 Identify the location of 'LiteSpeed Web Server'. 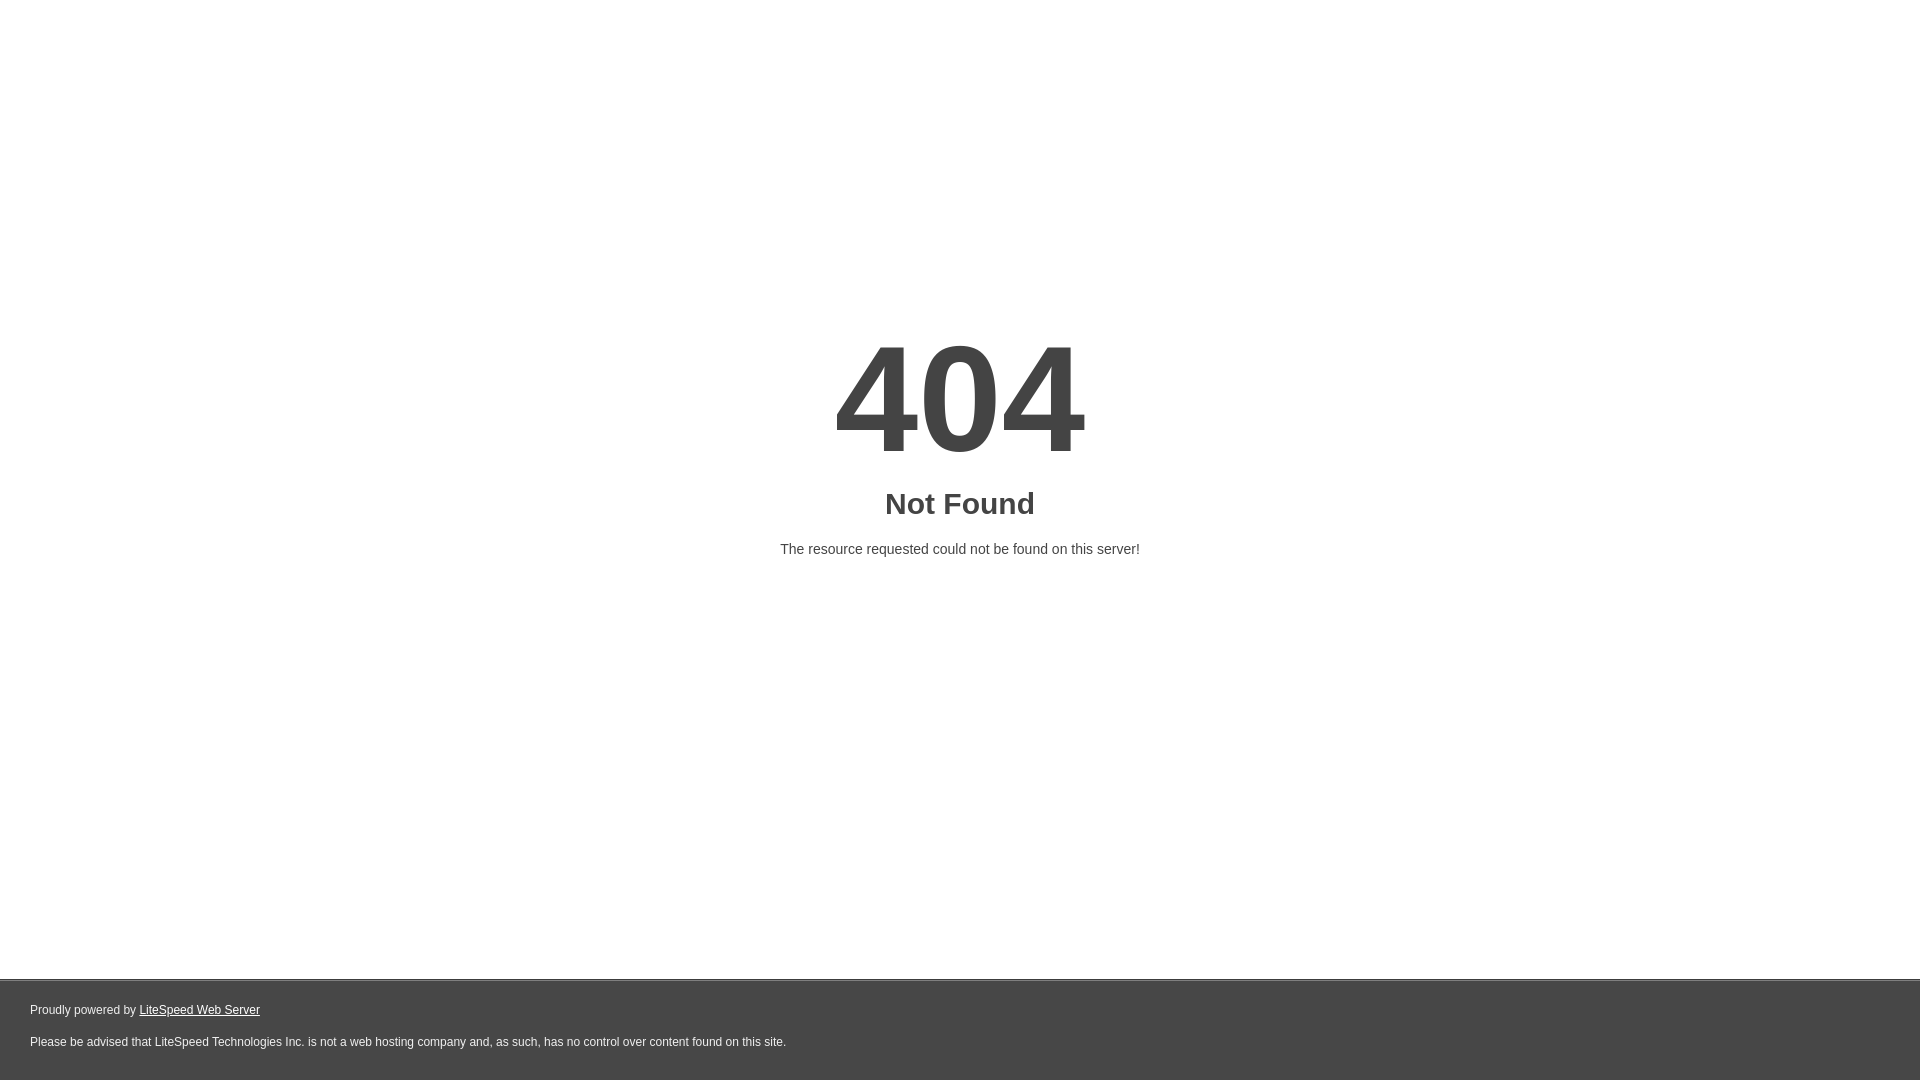
(199, 1010).